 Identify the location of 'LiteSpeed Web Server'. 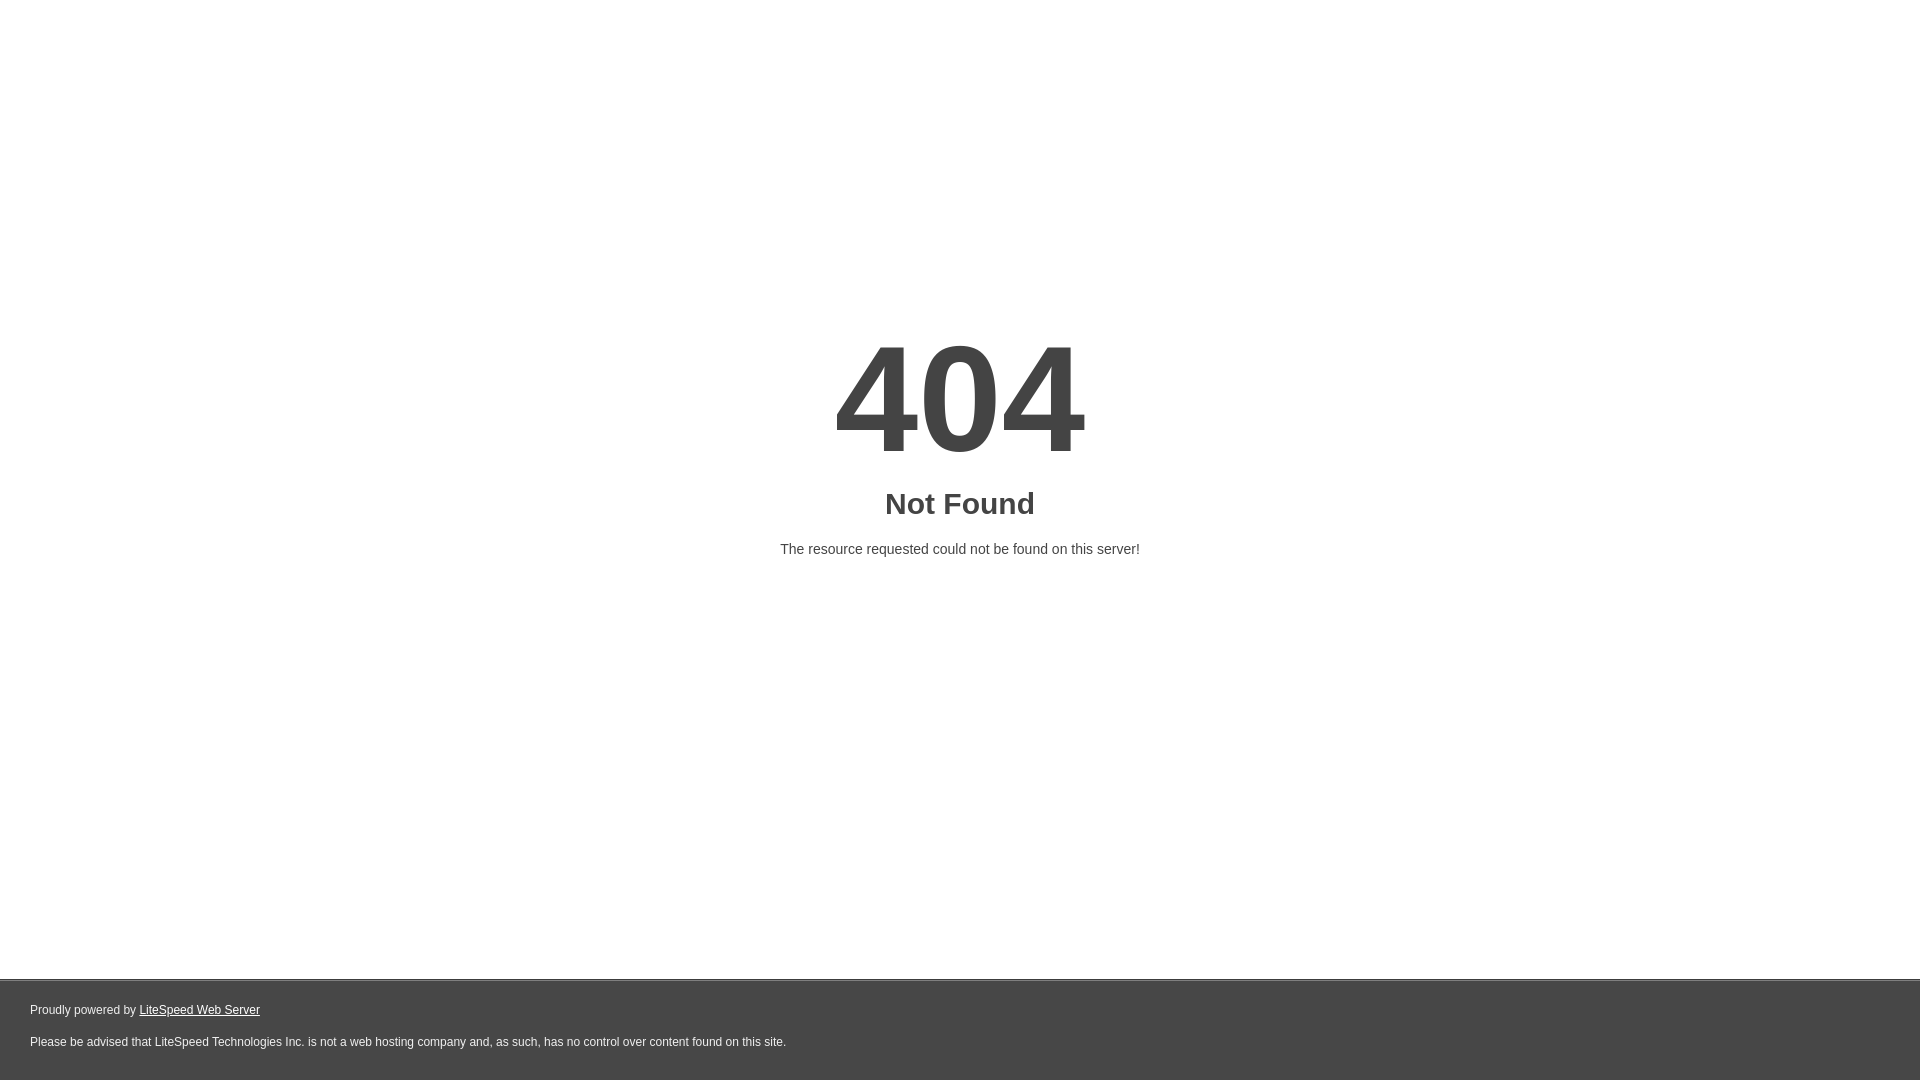
(199, 1010).